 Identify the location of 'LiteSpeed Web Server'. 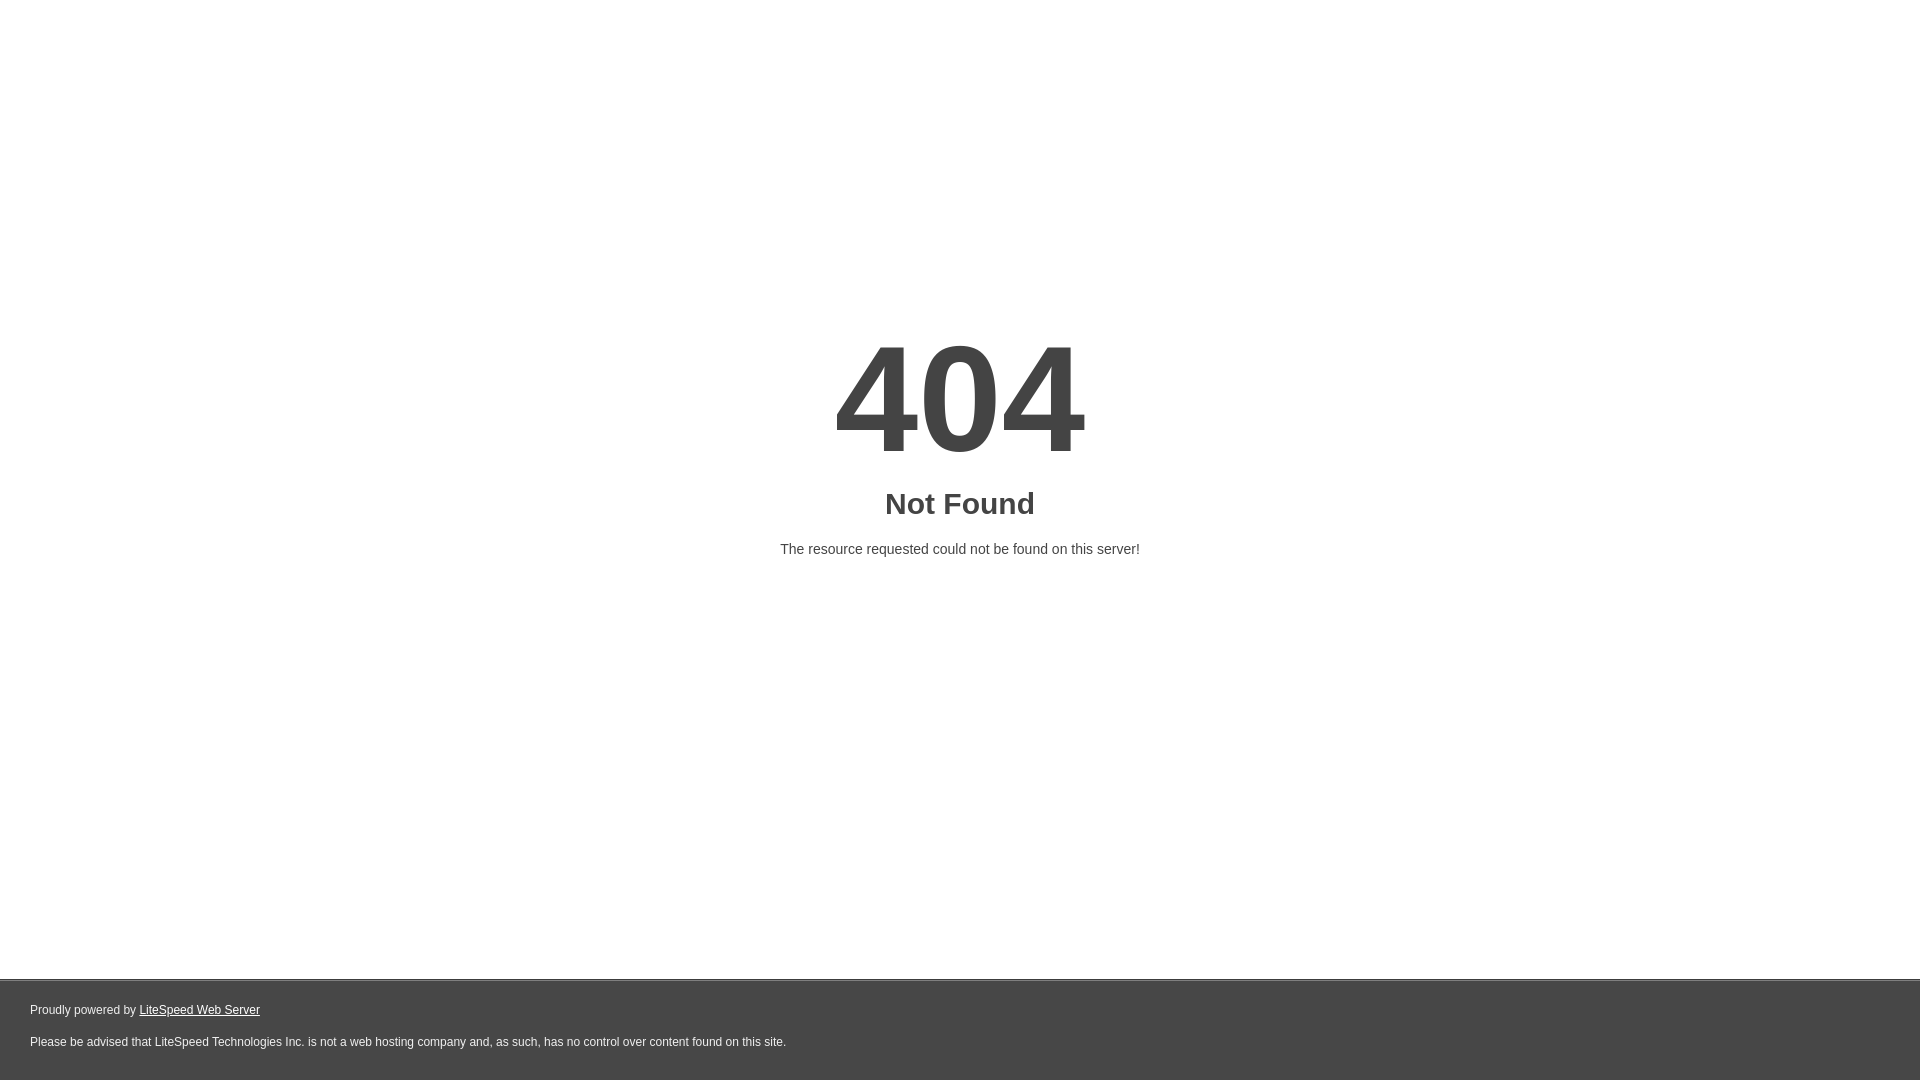
(199, 1010).